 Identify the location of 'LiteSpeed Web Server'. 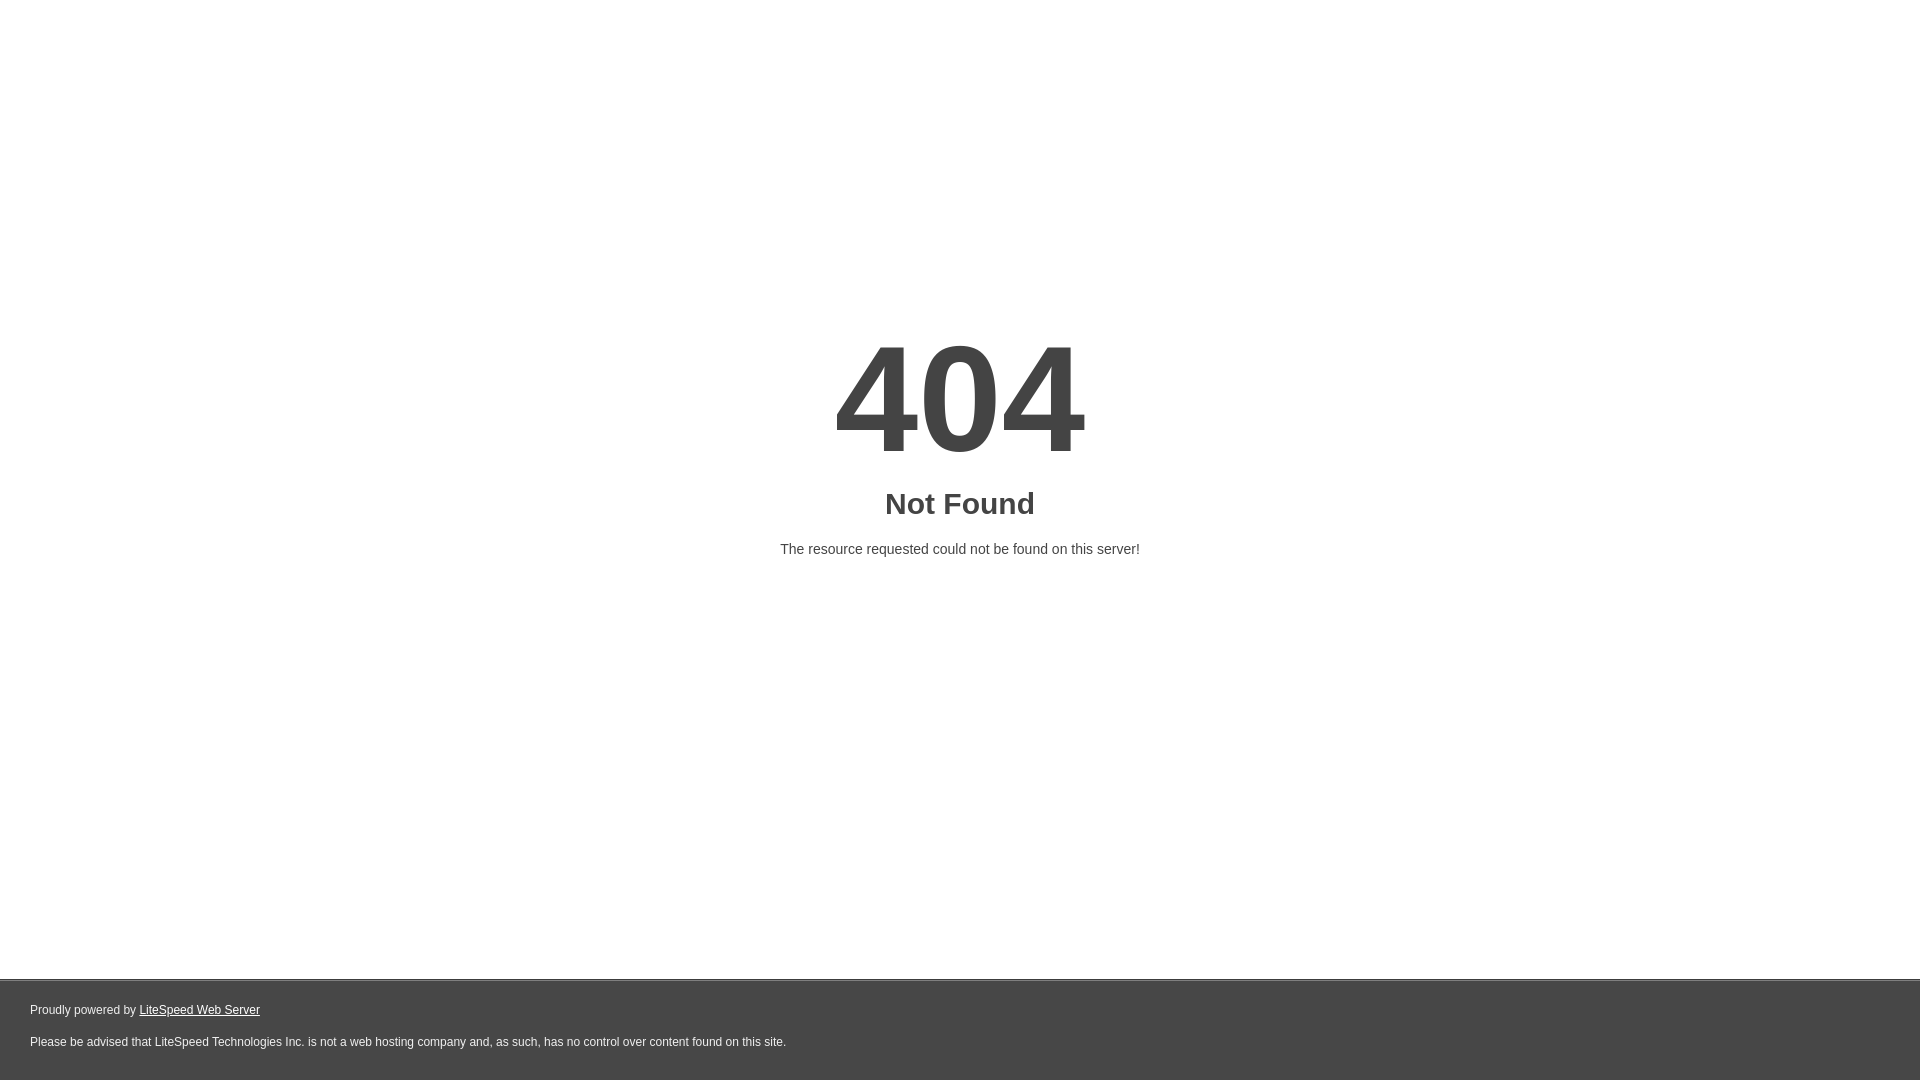
(199, 1010).